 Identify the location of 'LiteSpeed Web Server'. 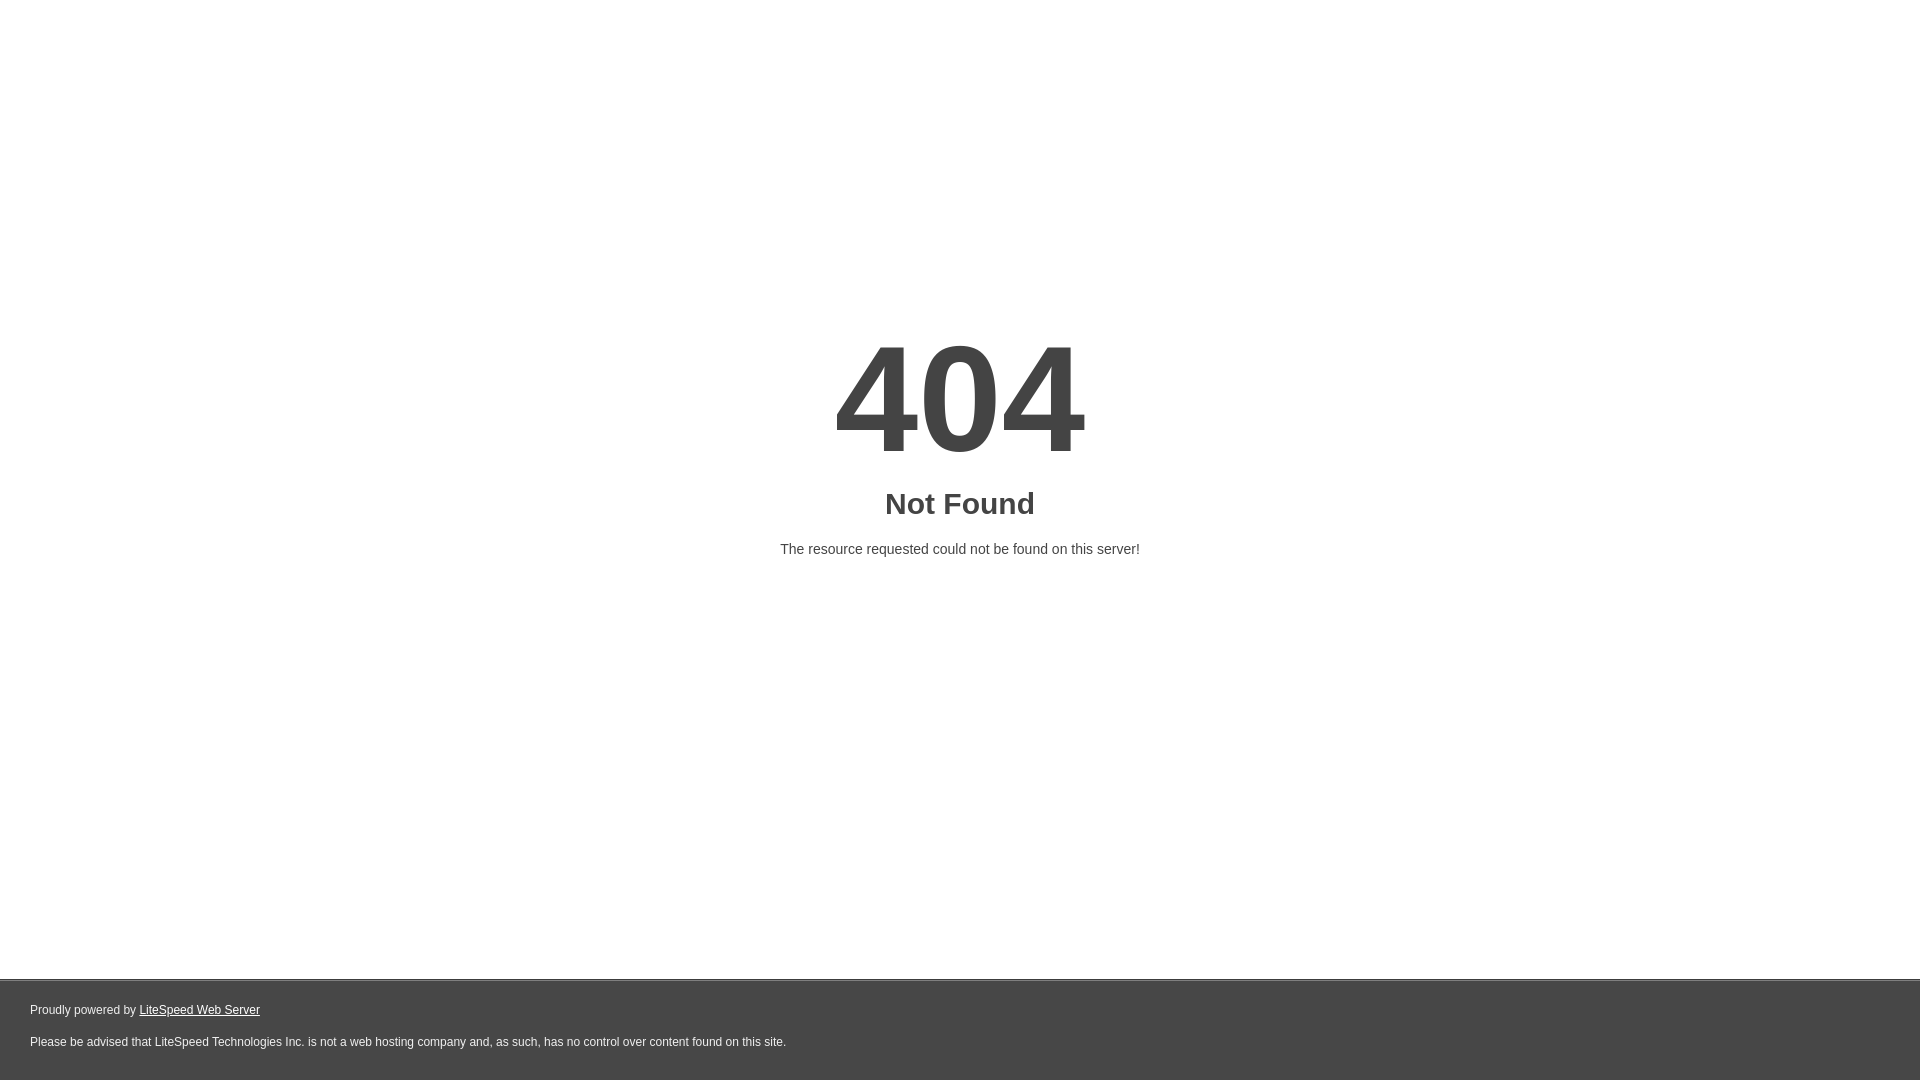
(199, 1010).